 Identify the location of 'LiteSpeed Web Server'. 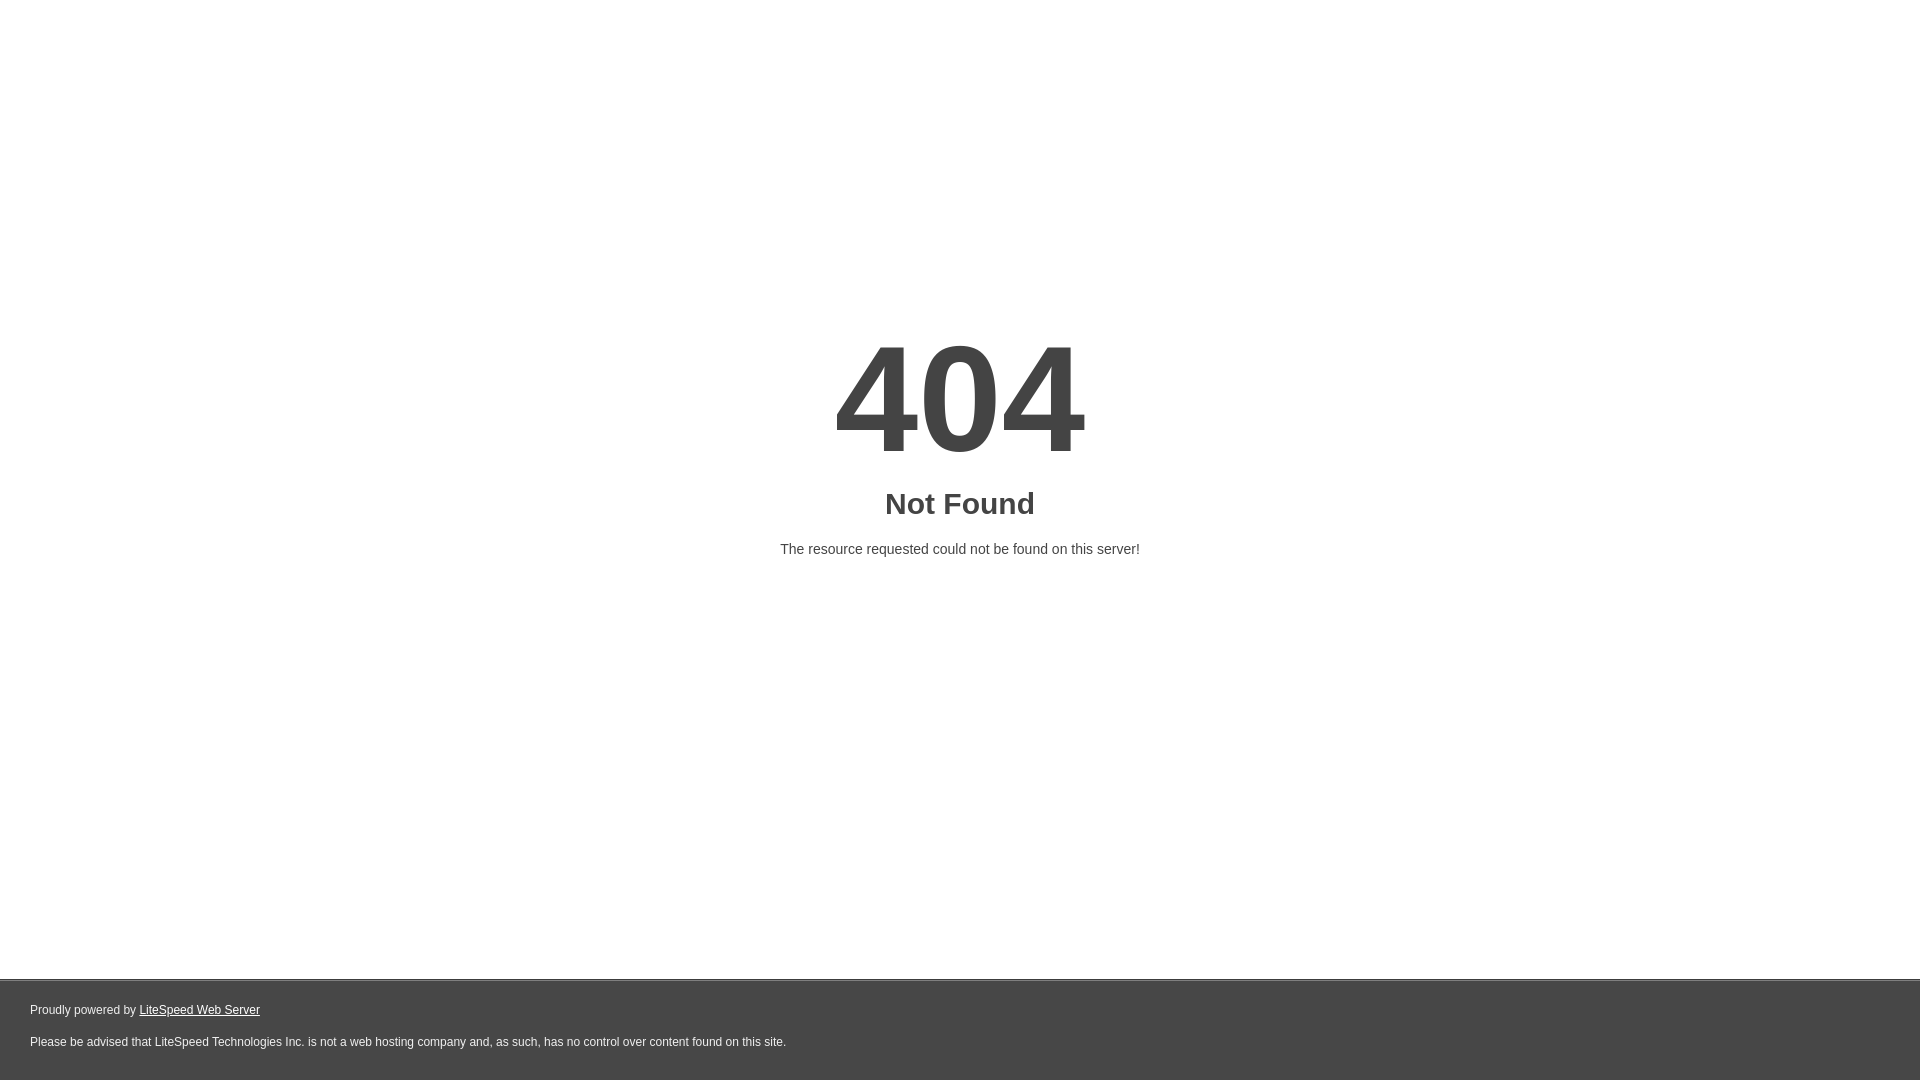
(199, 1010).